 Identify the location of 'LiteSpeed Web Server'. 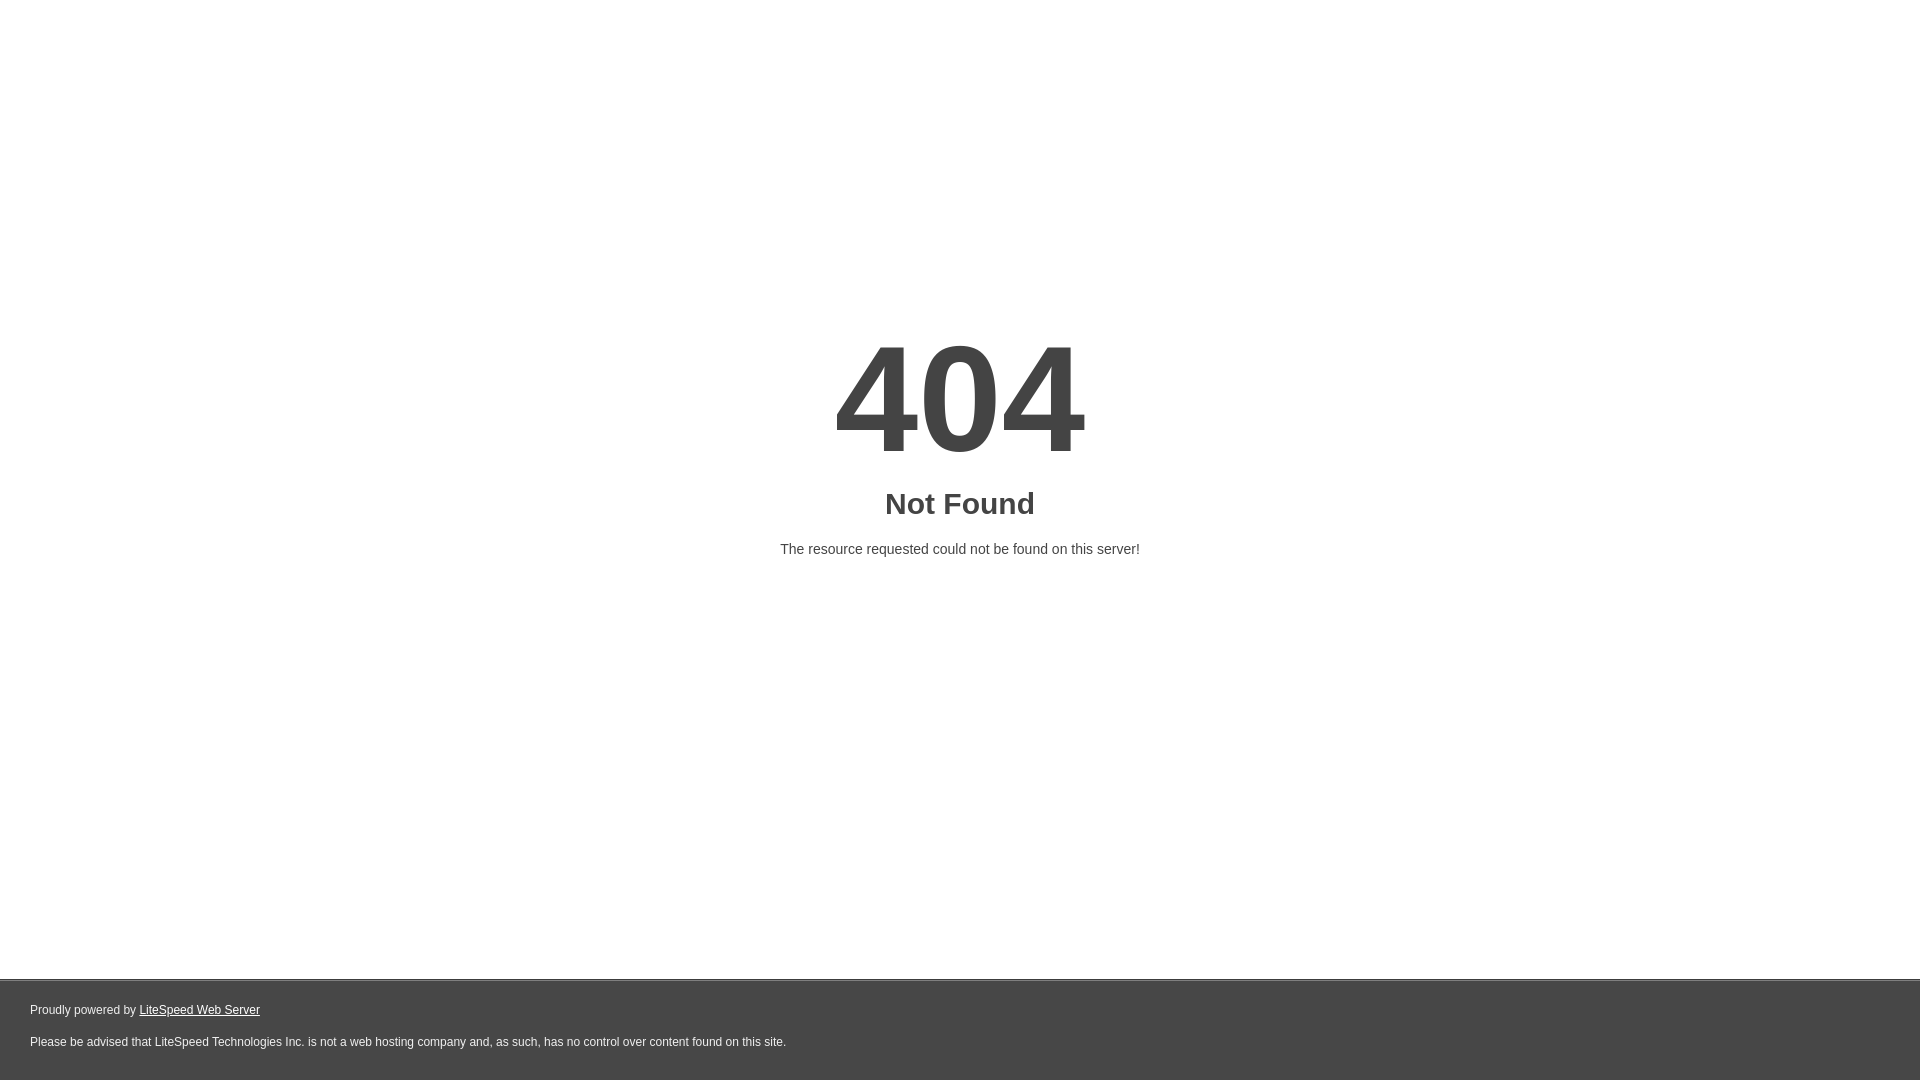
(199, 1010).